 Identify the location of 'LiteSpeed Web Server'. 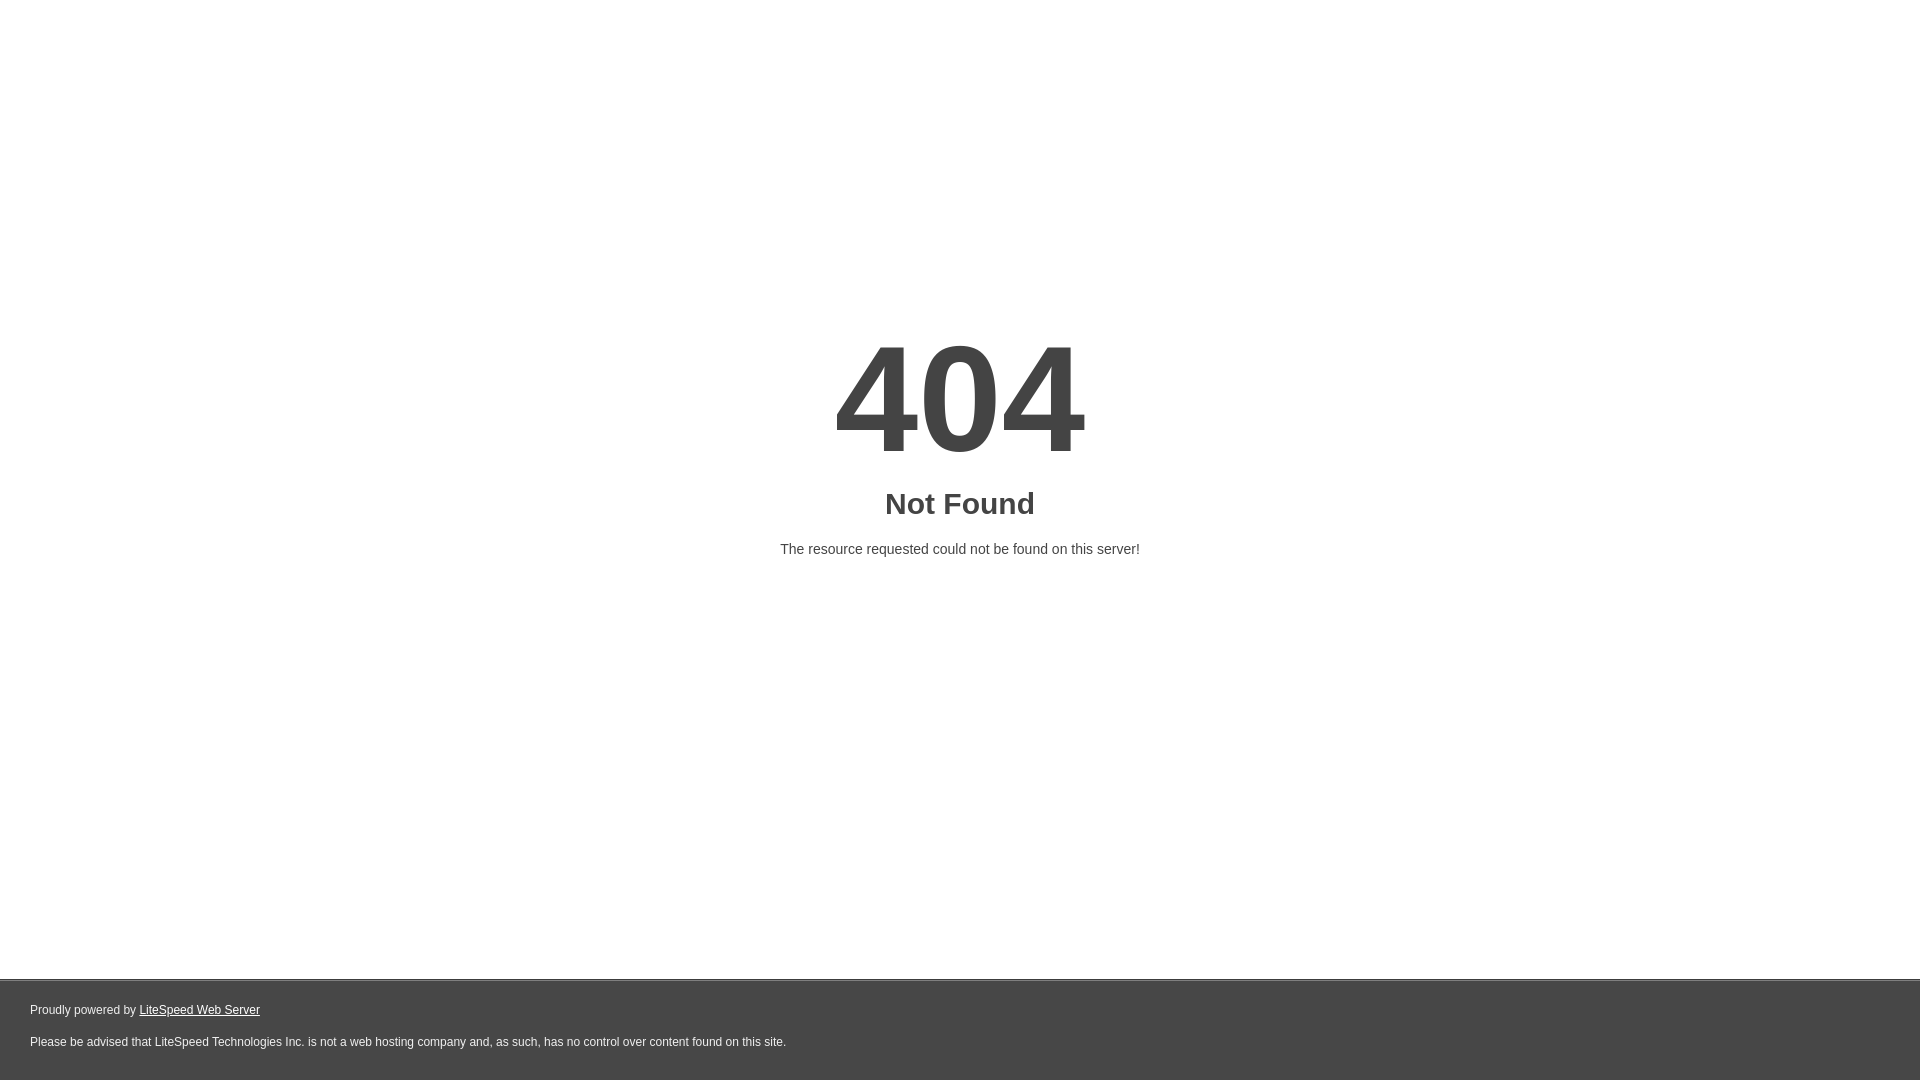
(199, 1010).